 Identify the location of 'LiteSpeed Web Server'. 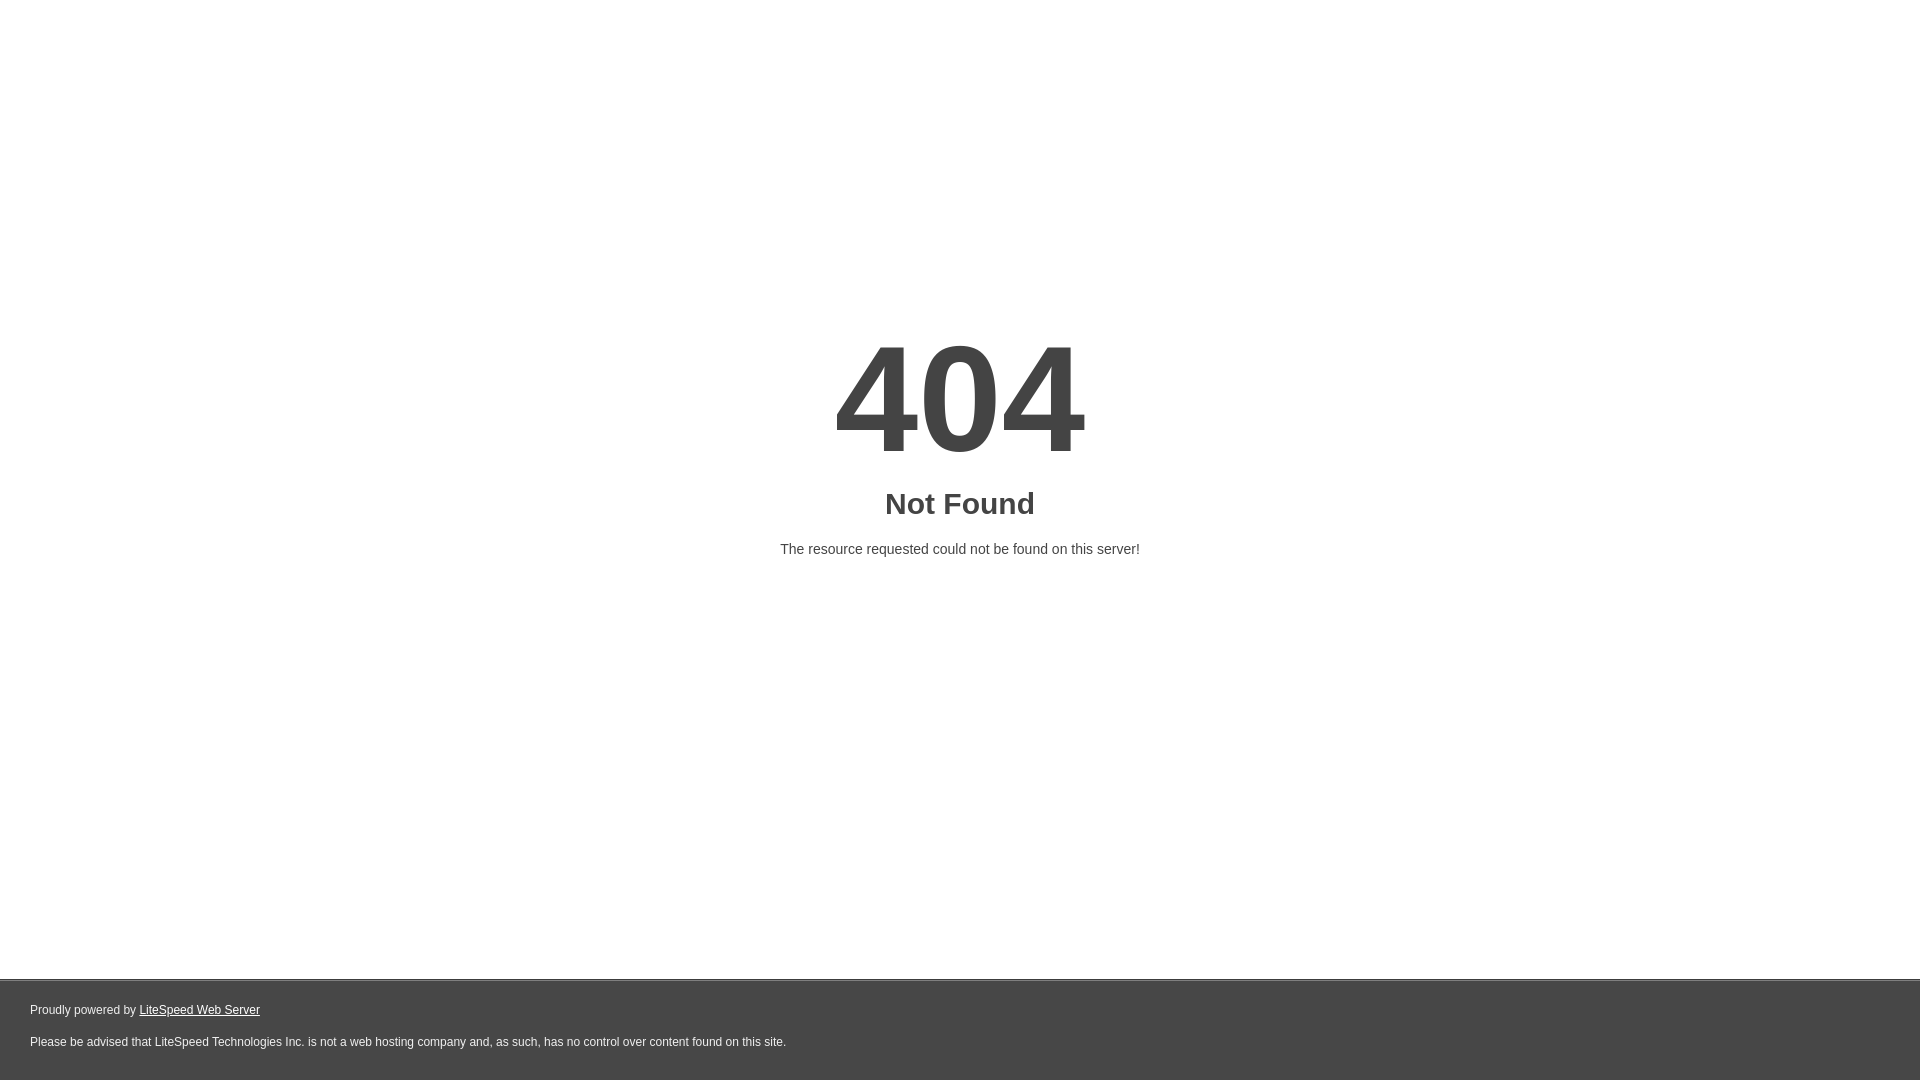
(199, 1010).